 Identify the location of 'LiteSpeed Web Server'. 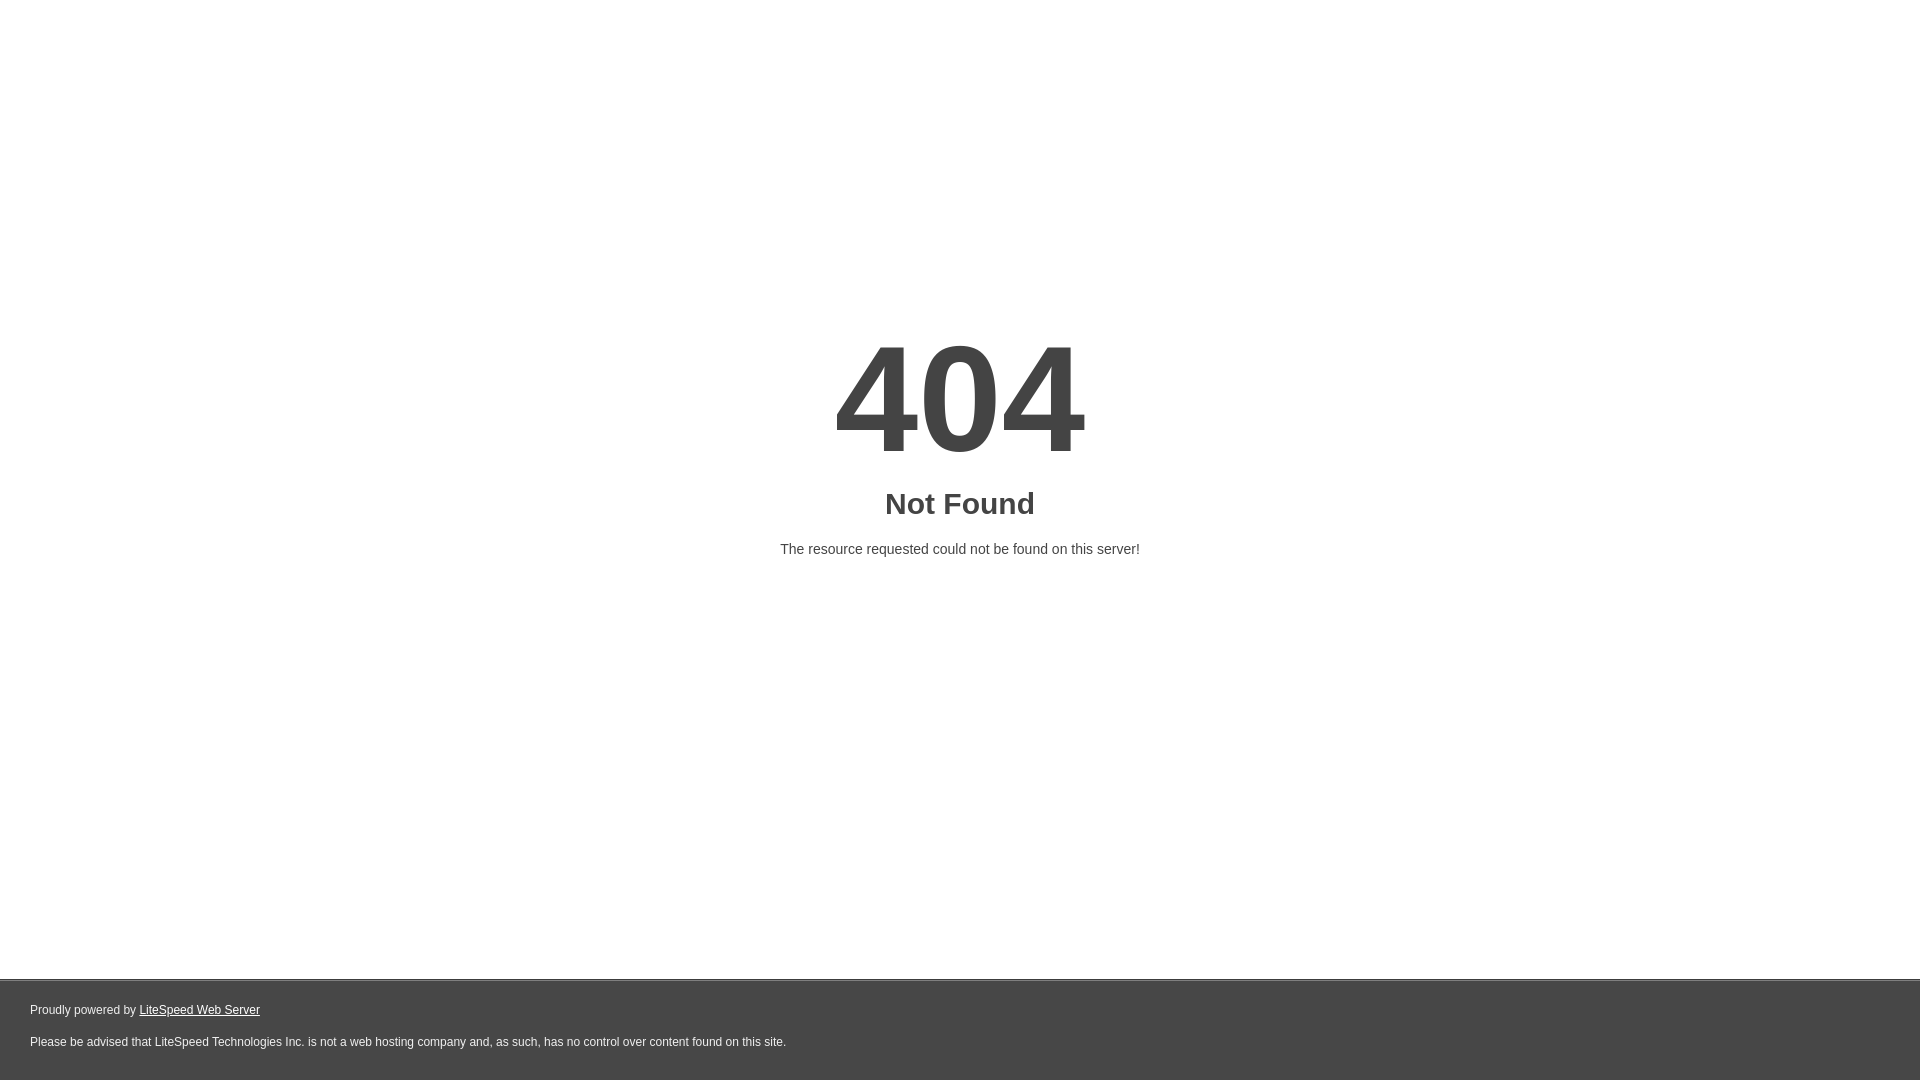
(199, 1010).